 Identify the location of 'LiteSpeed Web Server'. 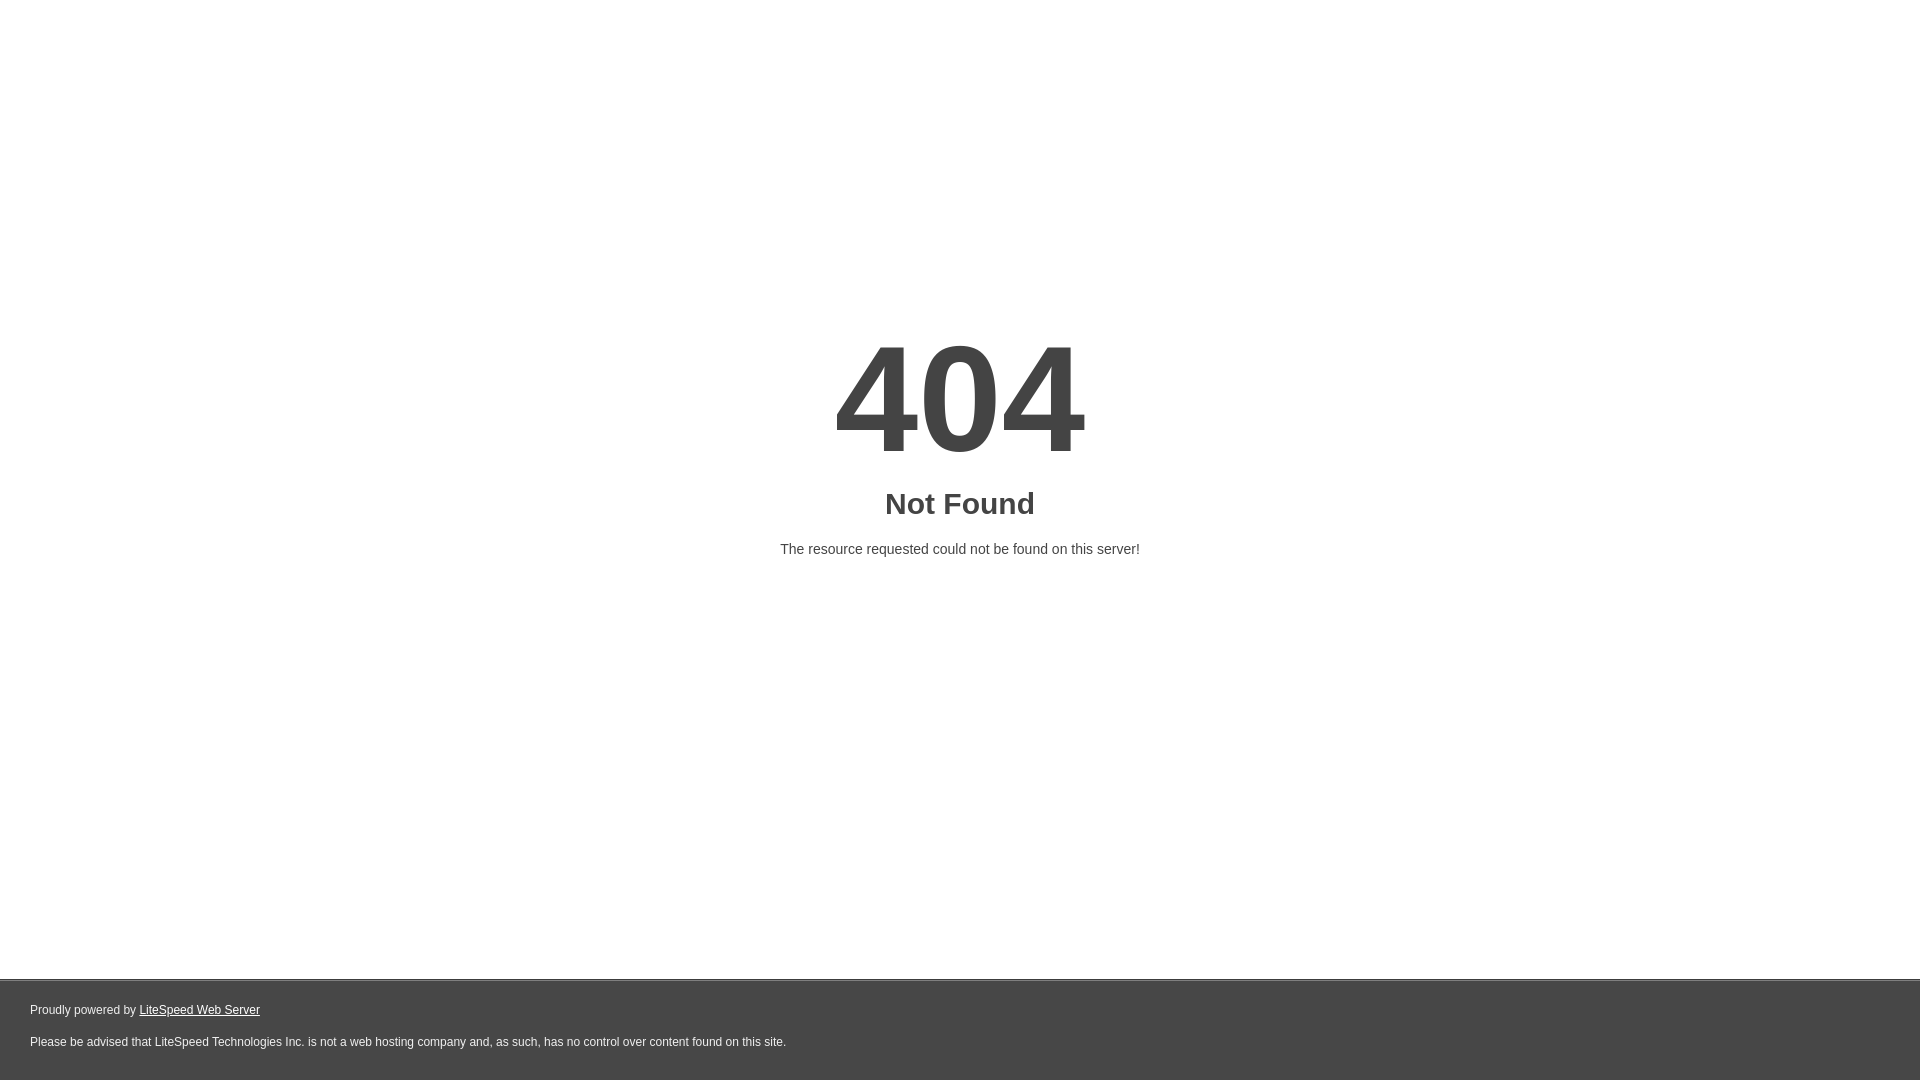
(199, 1010).